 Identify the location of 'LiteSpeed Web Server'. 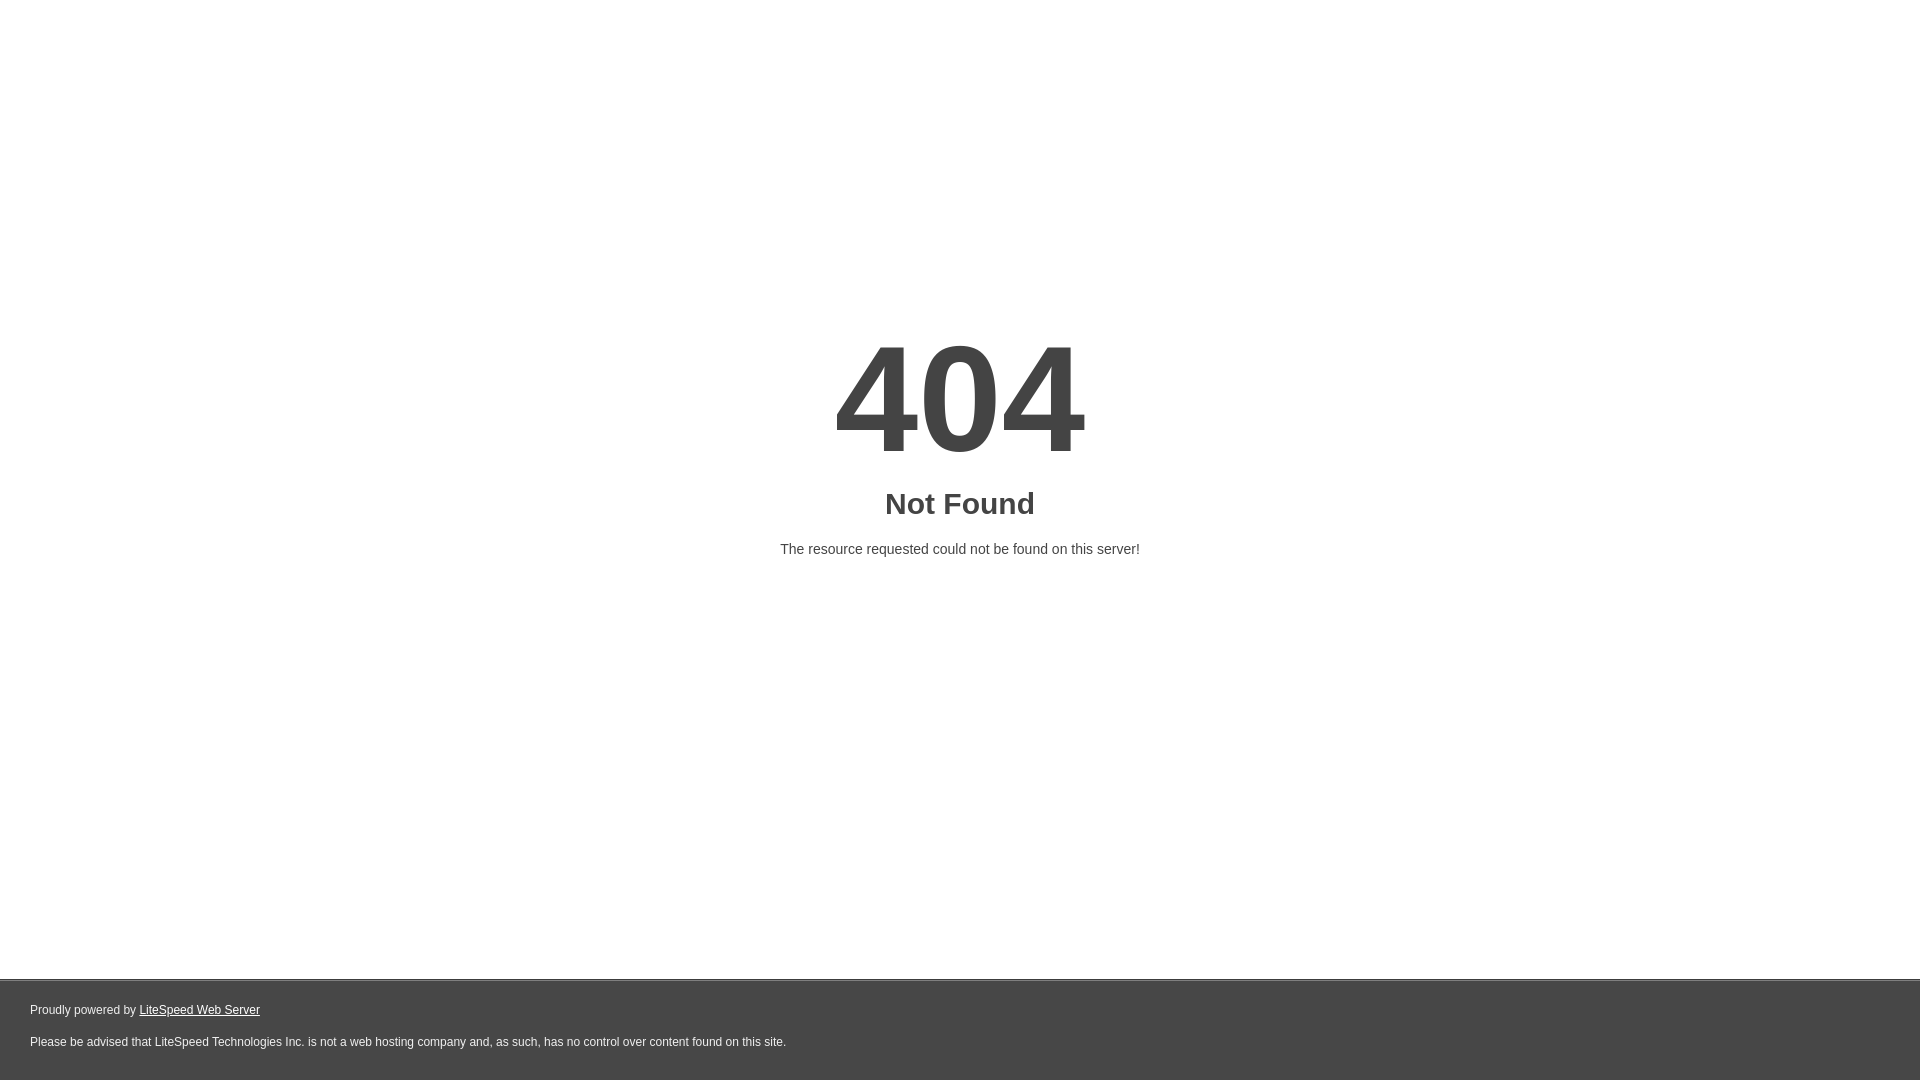
(199, 1010).